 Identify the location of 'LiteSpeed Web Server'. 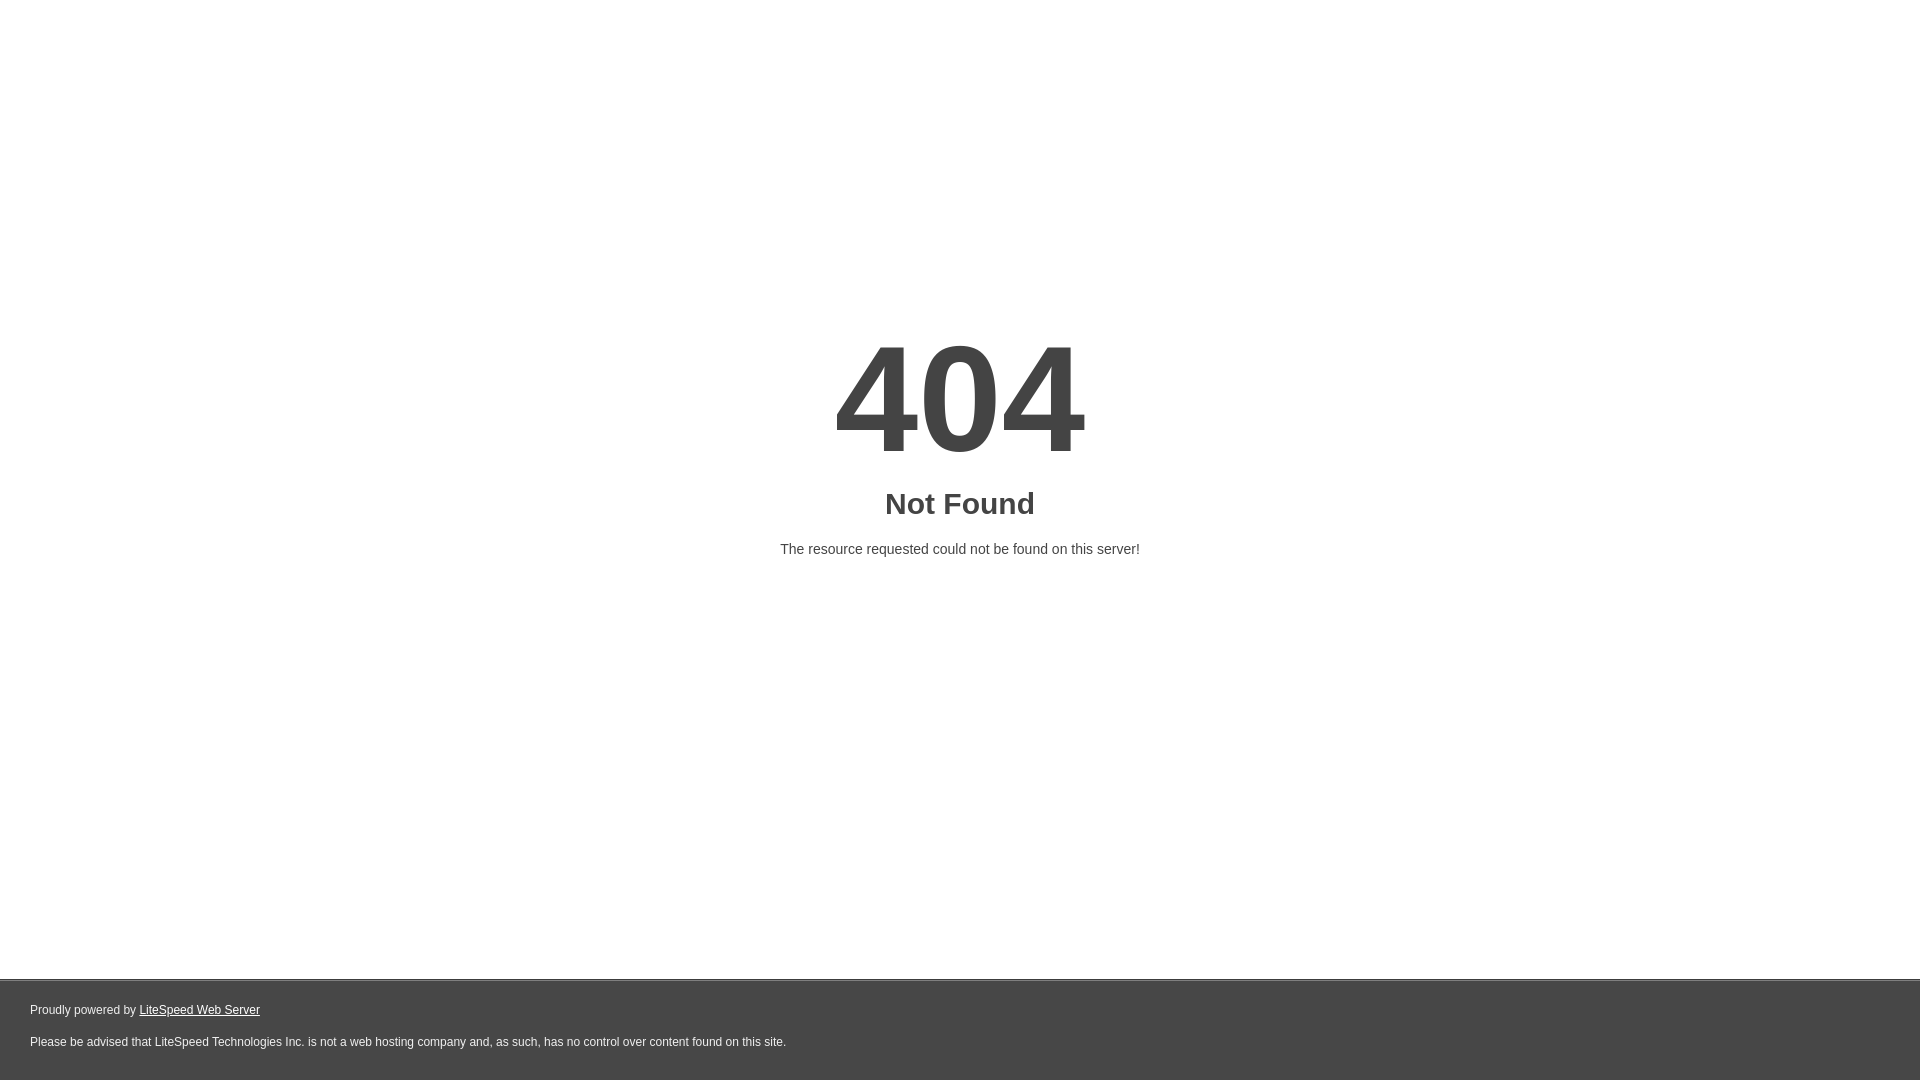
(199, 1010).